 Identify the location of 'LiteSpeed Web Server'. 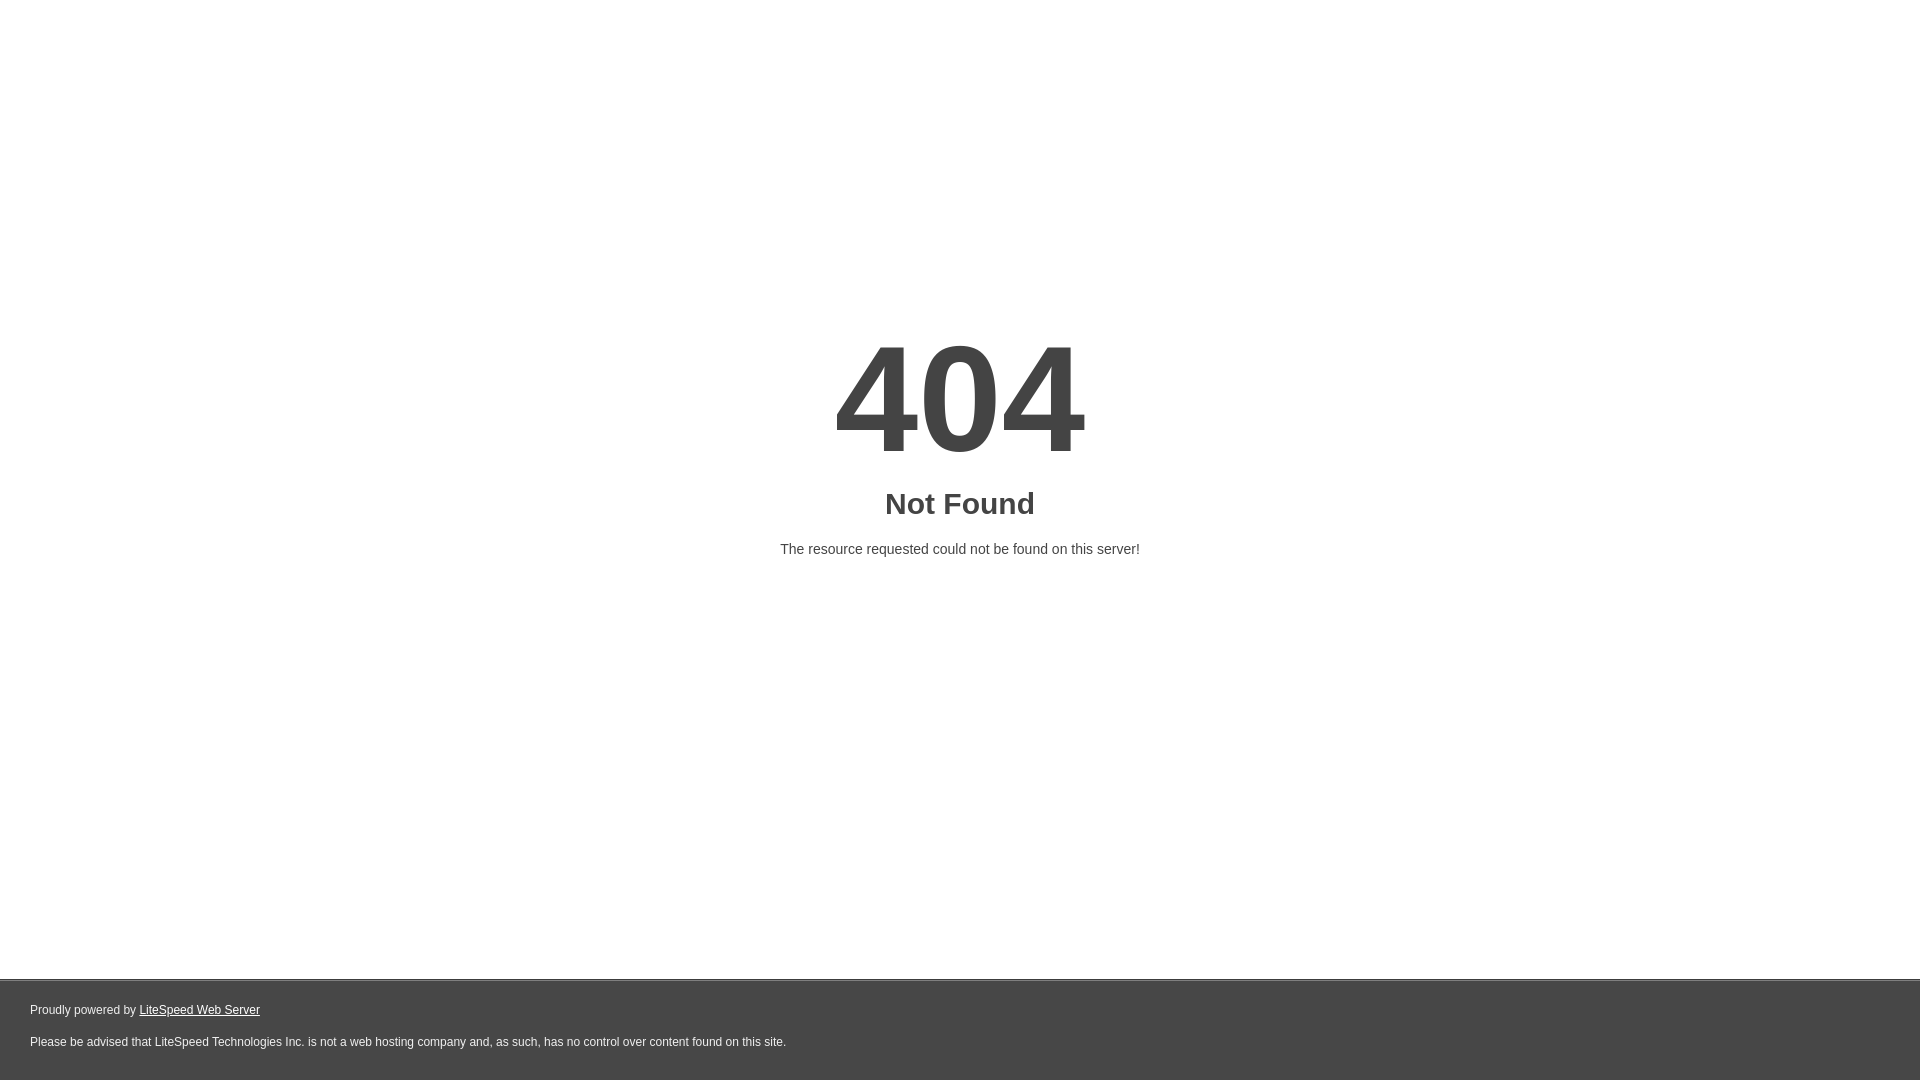
(199, 1010).